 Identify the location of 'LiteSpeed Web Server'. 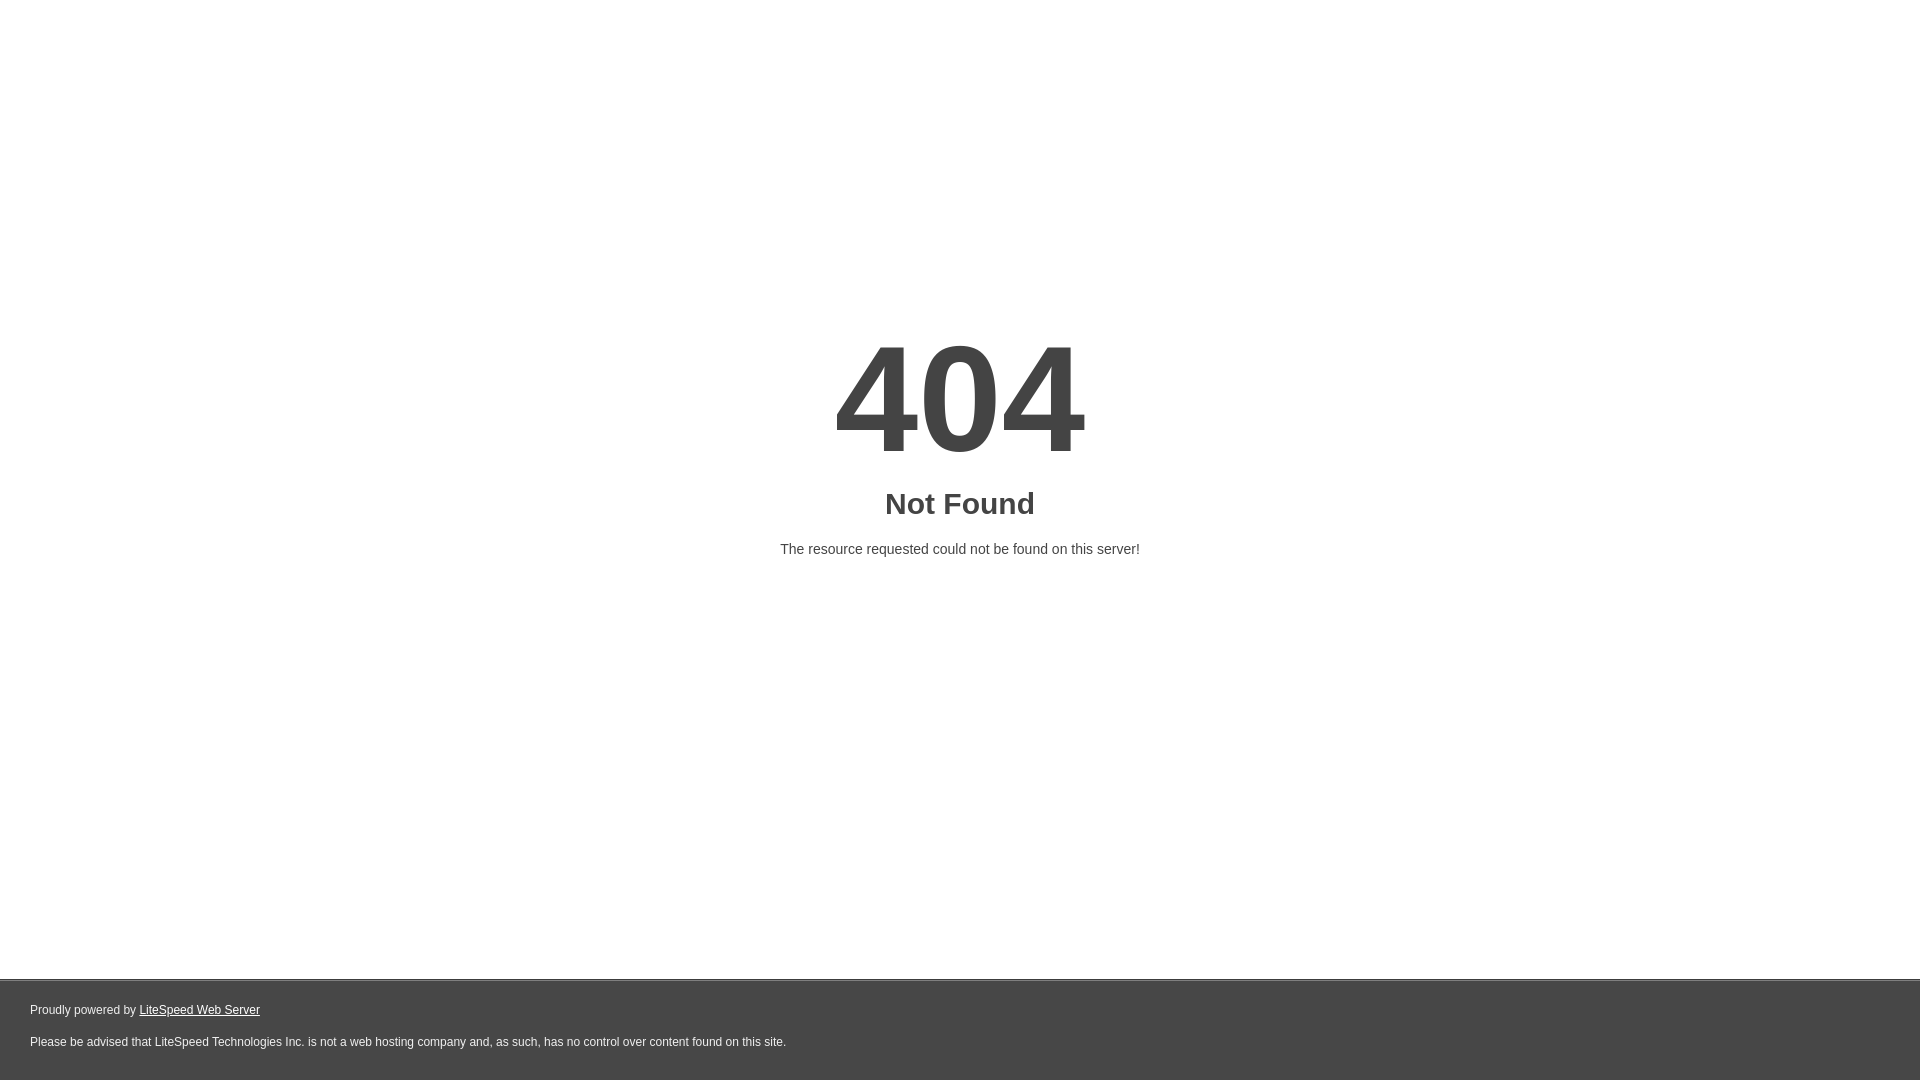
(199, 1010).